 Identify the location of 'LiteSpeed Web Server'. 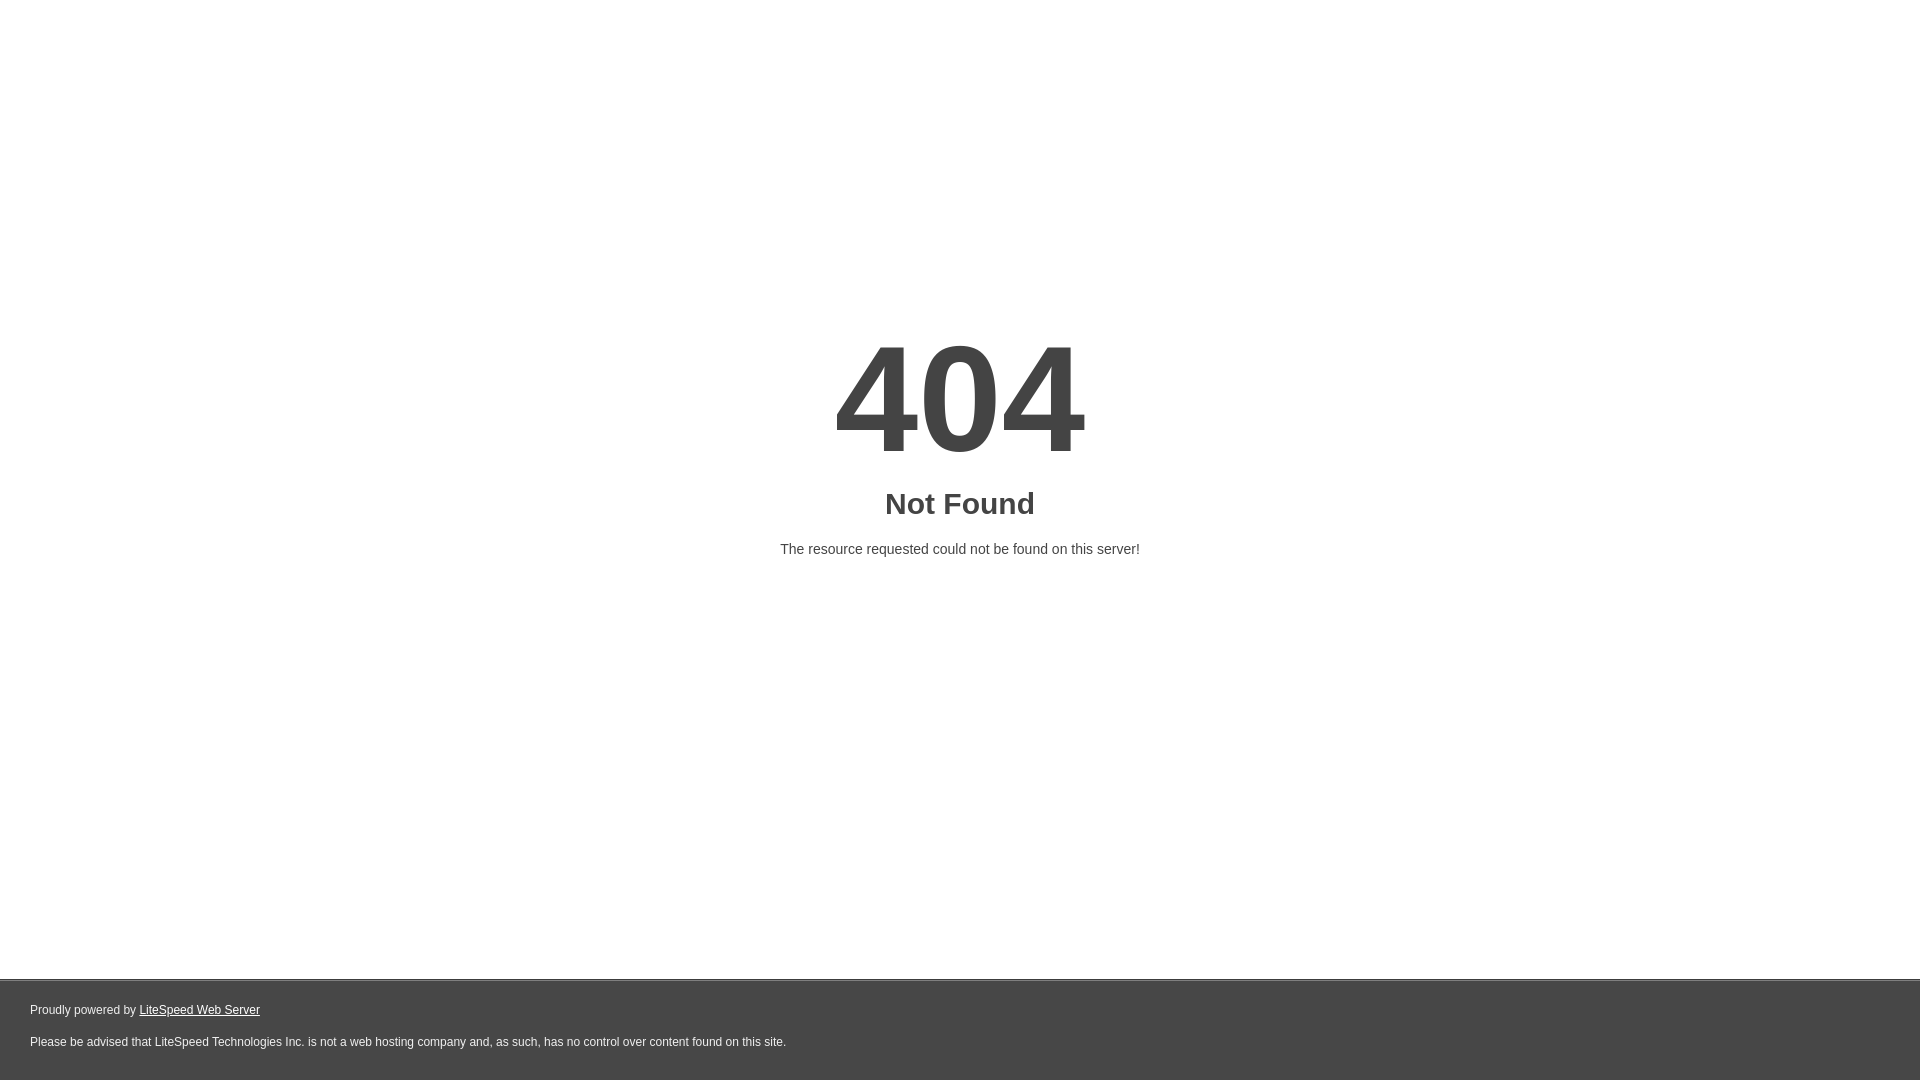
(199, 1010).